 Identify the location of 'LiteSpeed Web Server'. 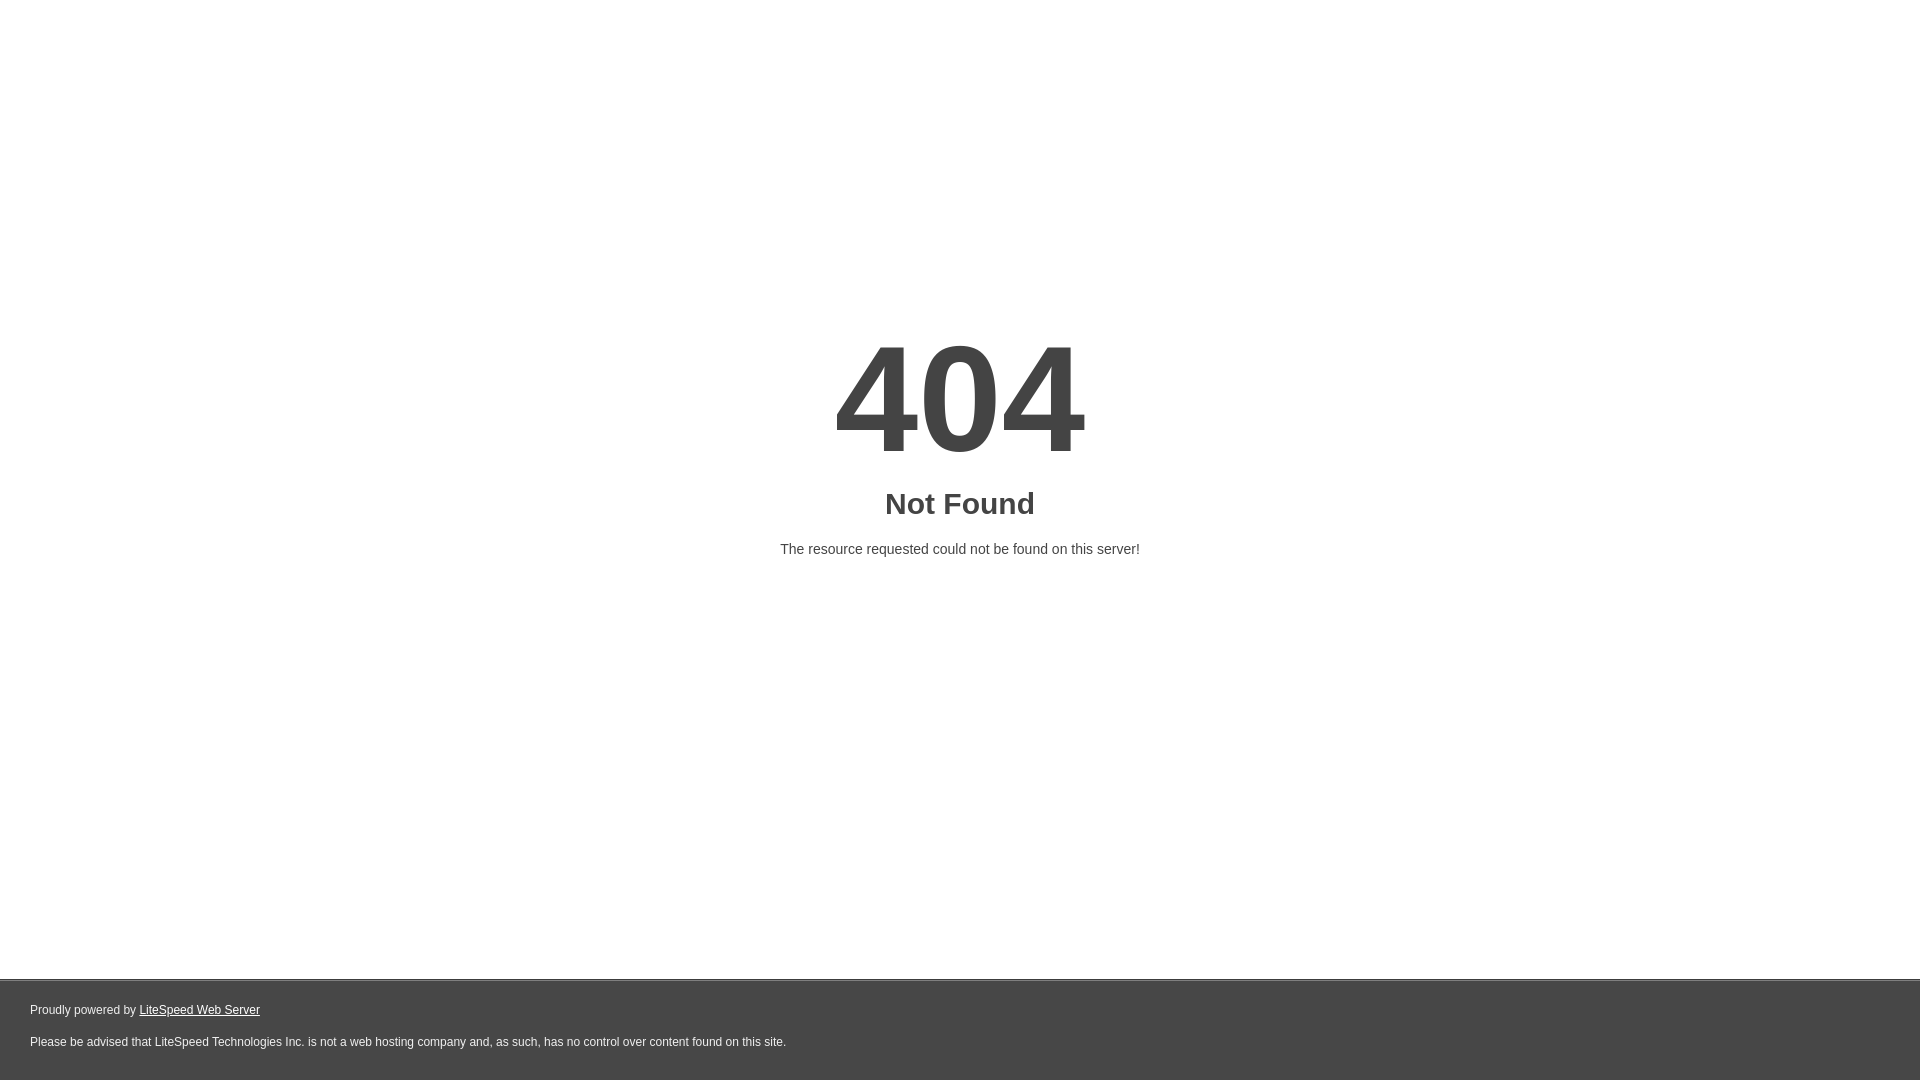
(199, 1010).